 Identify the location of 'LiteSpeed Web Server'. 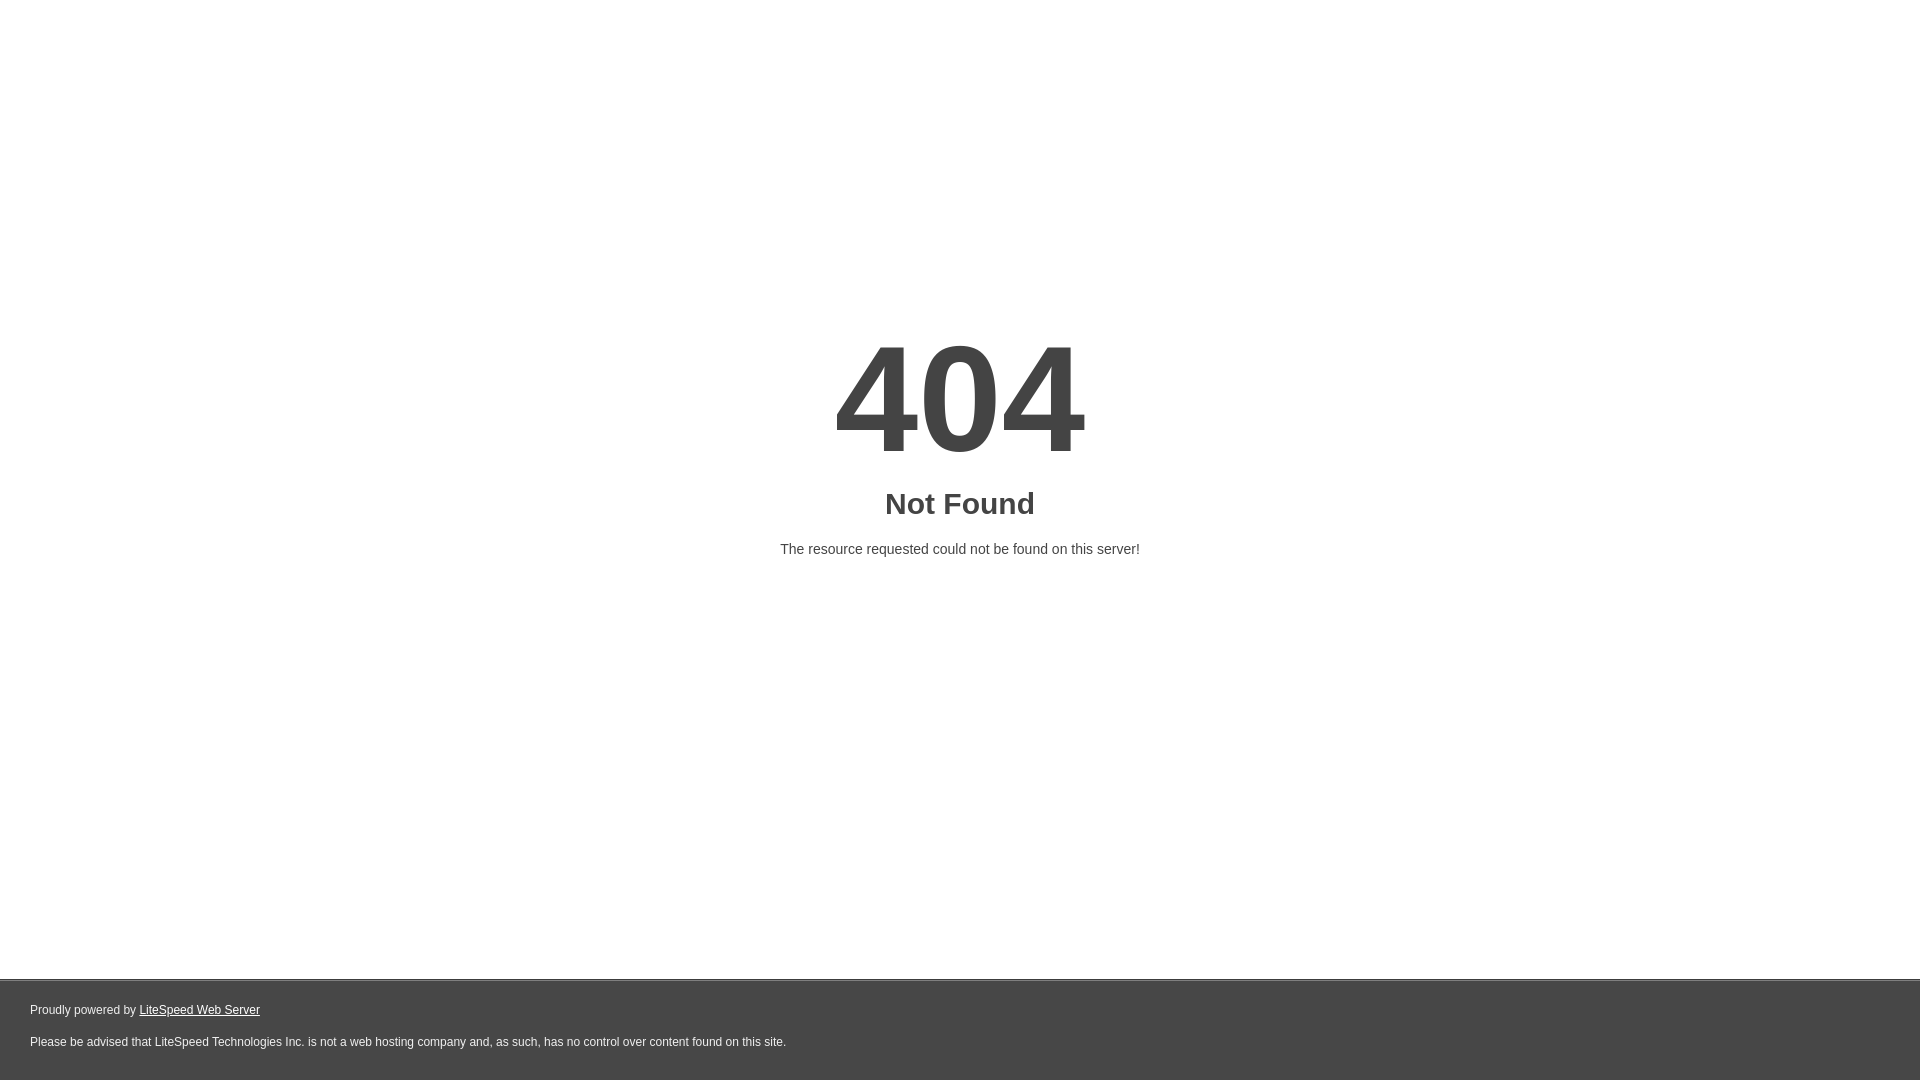
(199, 1010).